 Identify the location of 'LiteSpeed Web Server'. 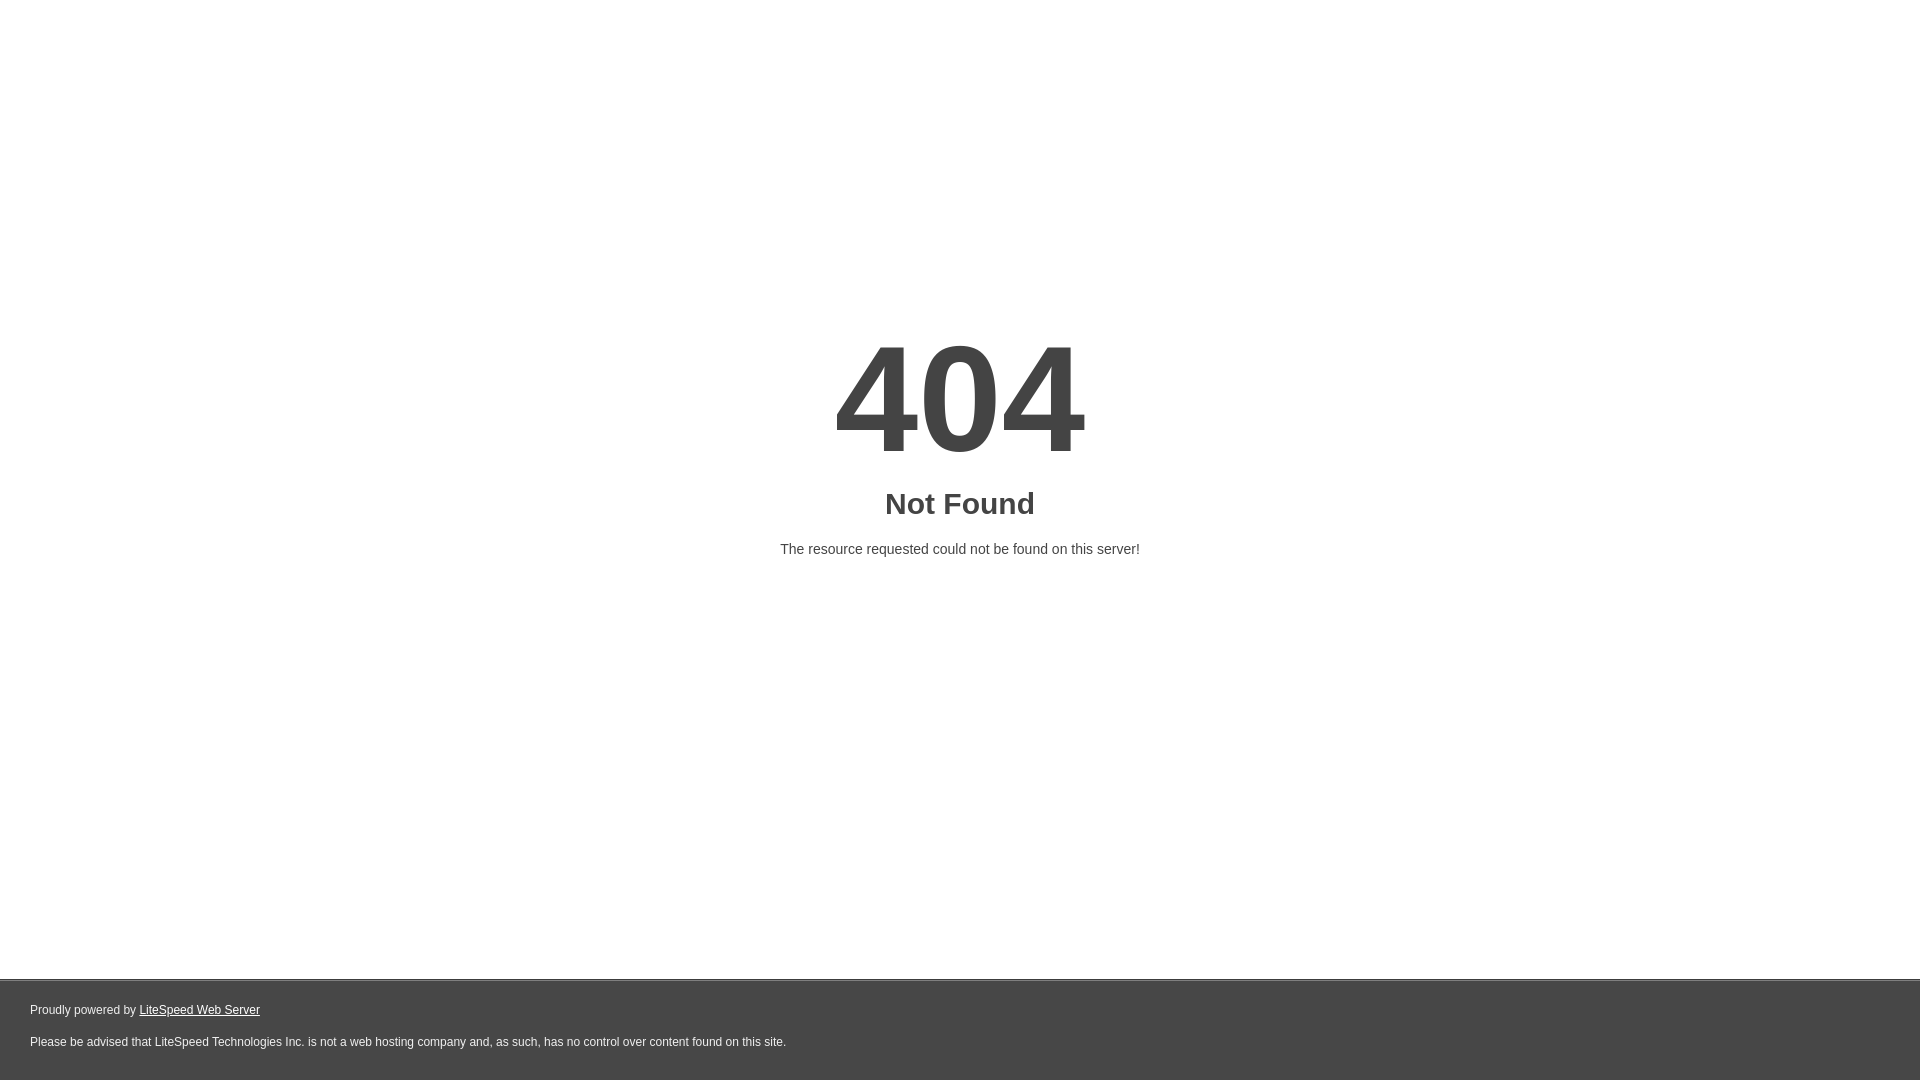
(199, 1010).